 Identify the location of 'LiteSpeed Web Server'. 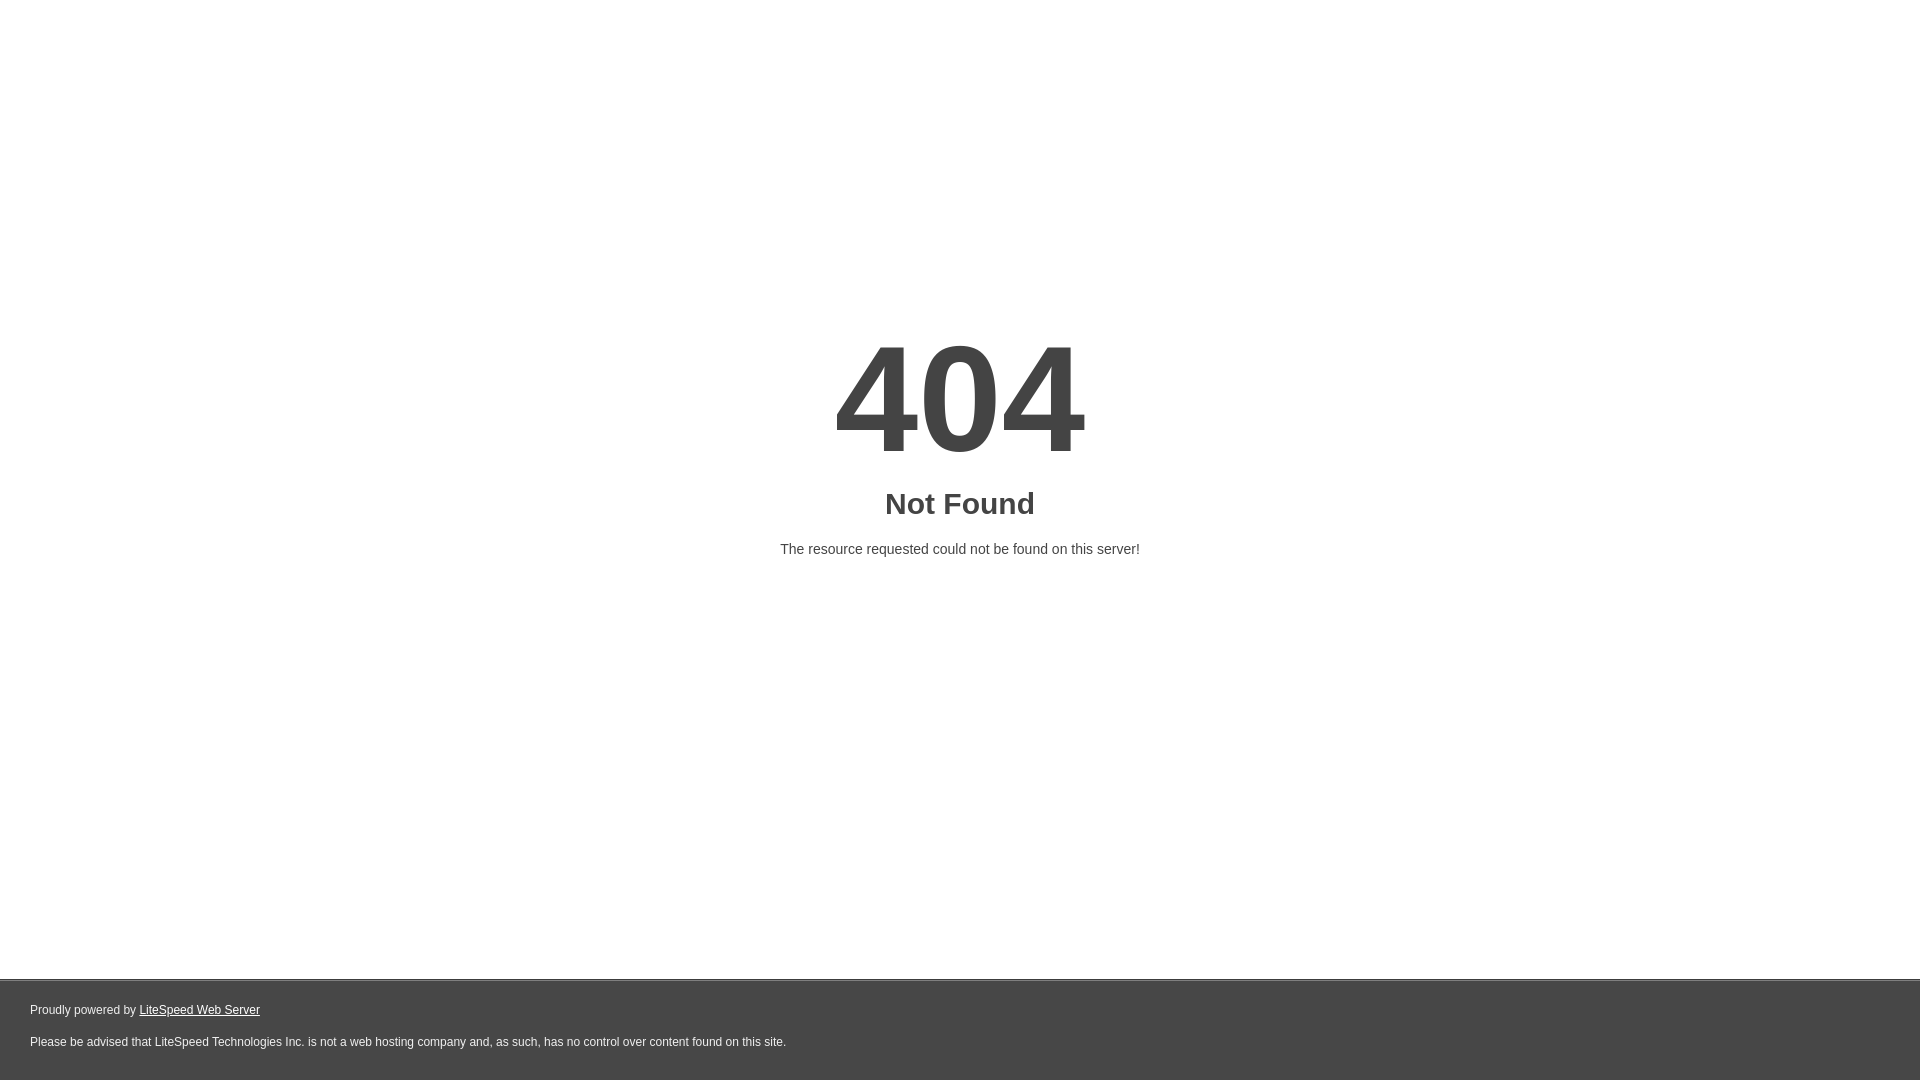
(199, 1010).